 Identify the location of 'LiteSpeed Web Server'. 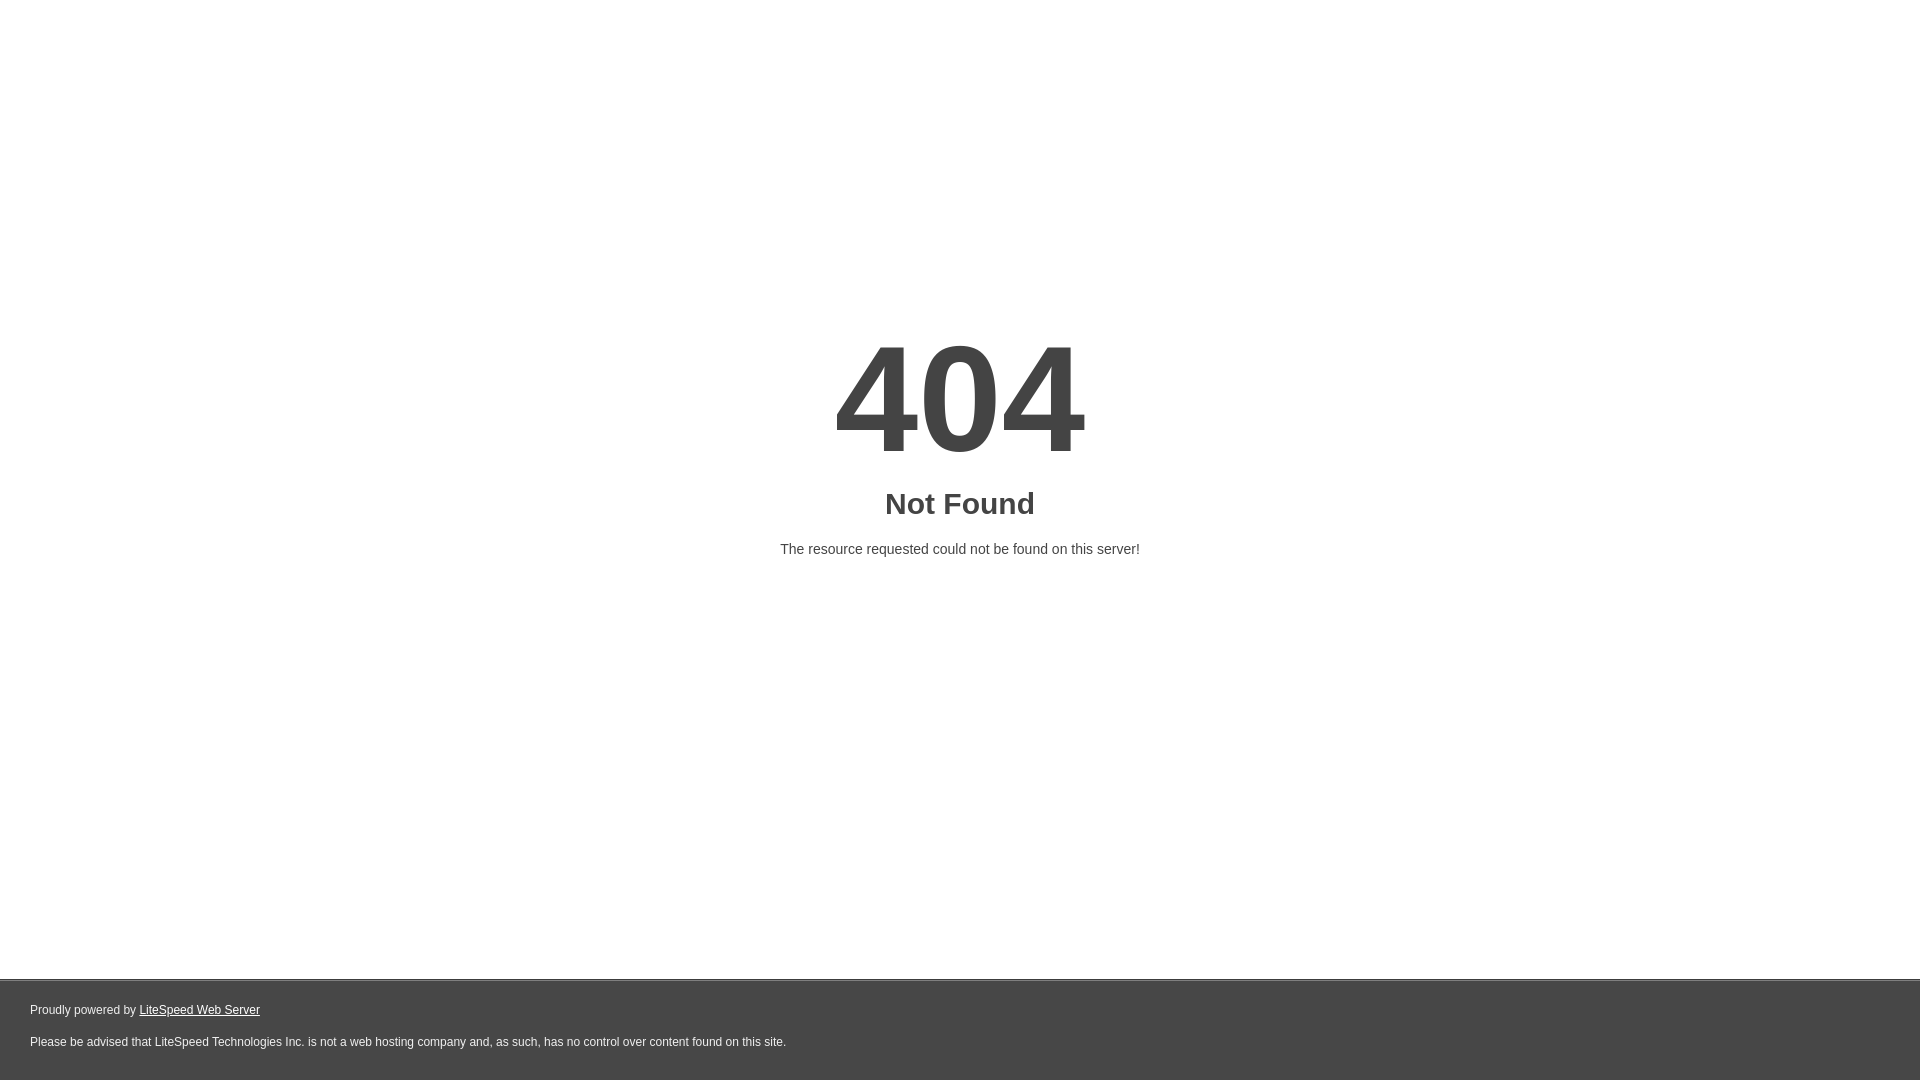
(199, 1010).